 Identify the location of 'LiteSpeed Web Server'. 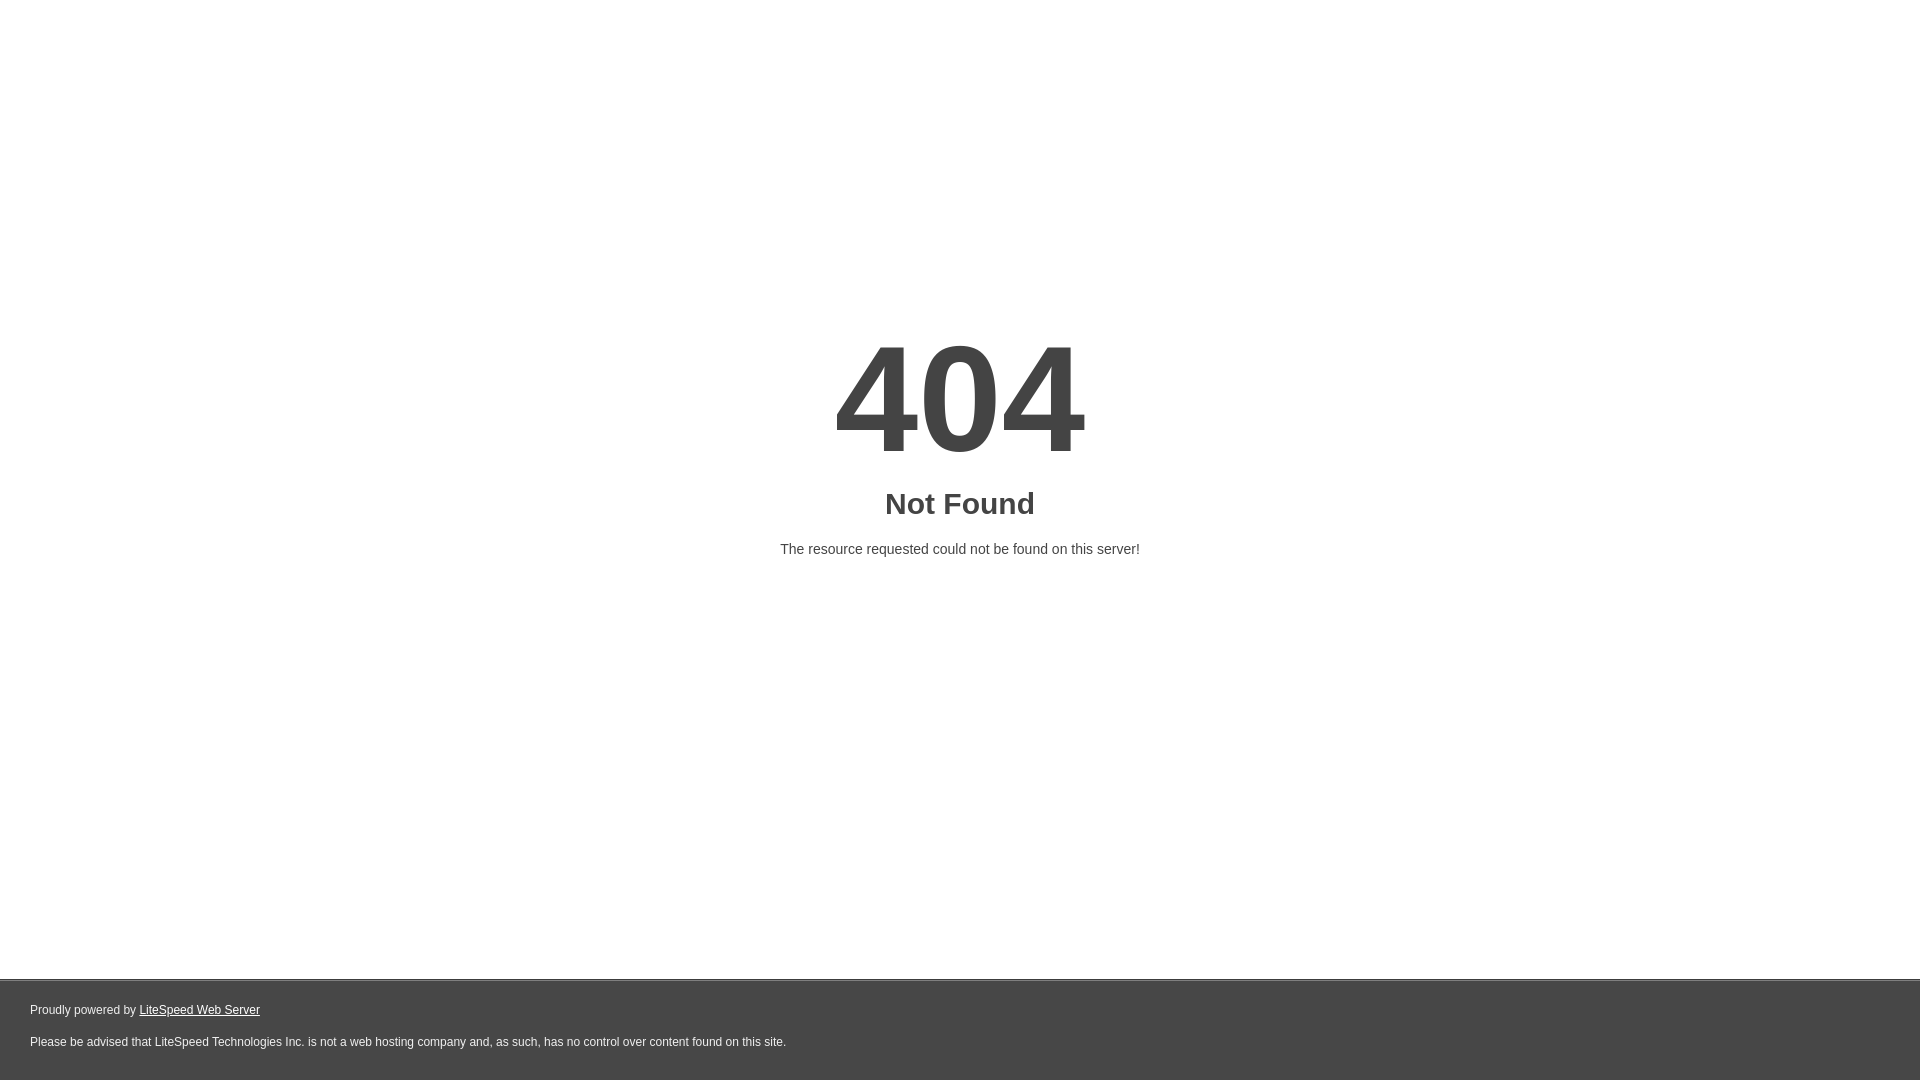
(199, 1010).